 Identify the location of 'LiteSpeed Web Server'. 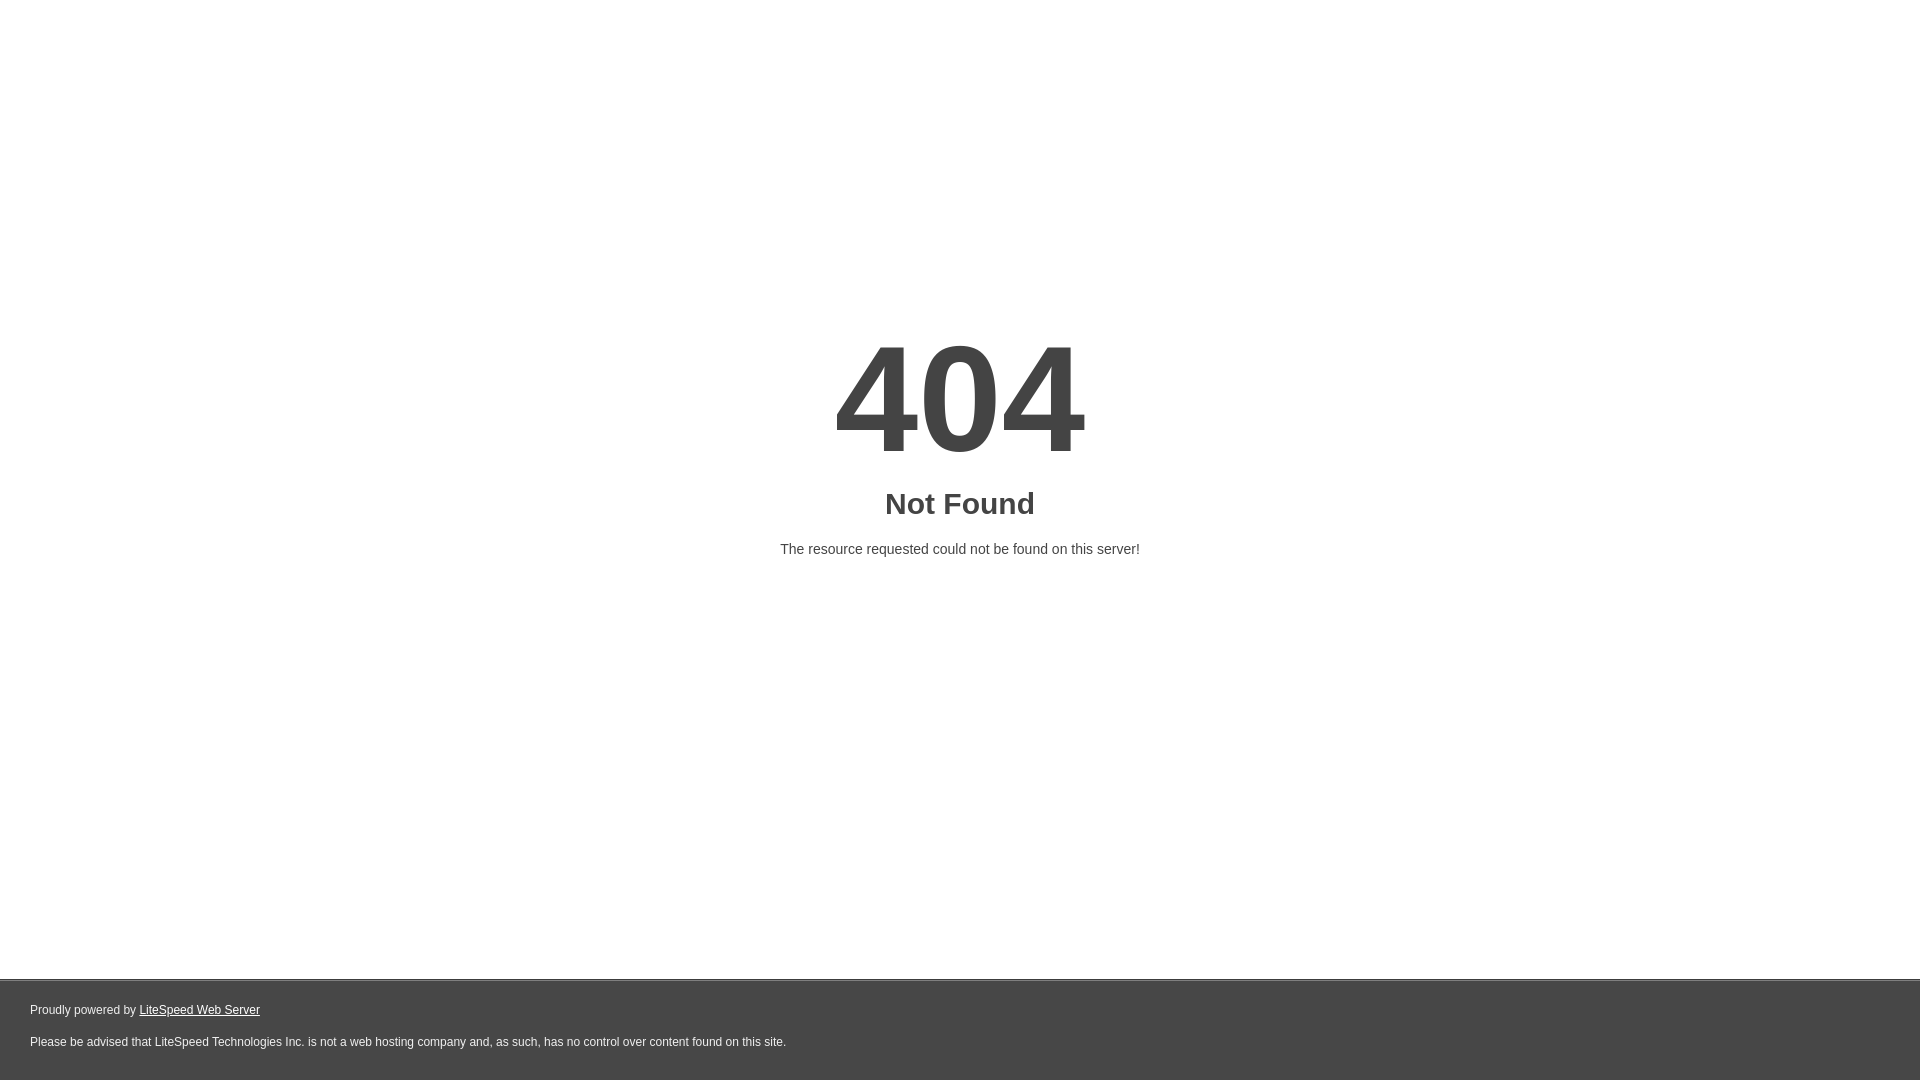
(199, 1010).